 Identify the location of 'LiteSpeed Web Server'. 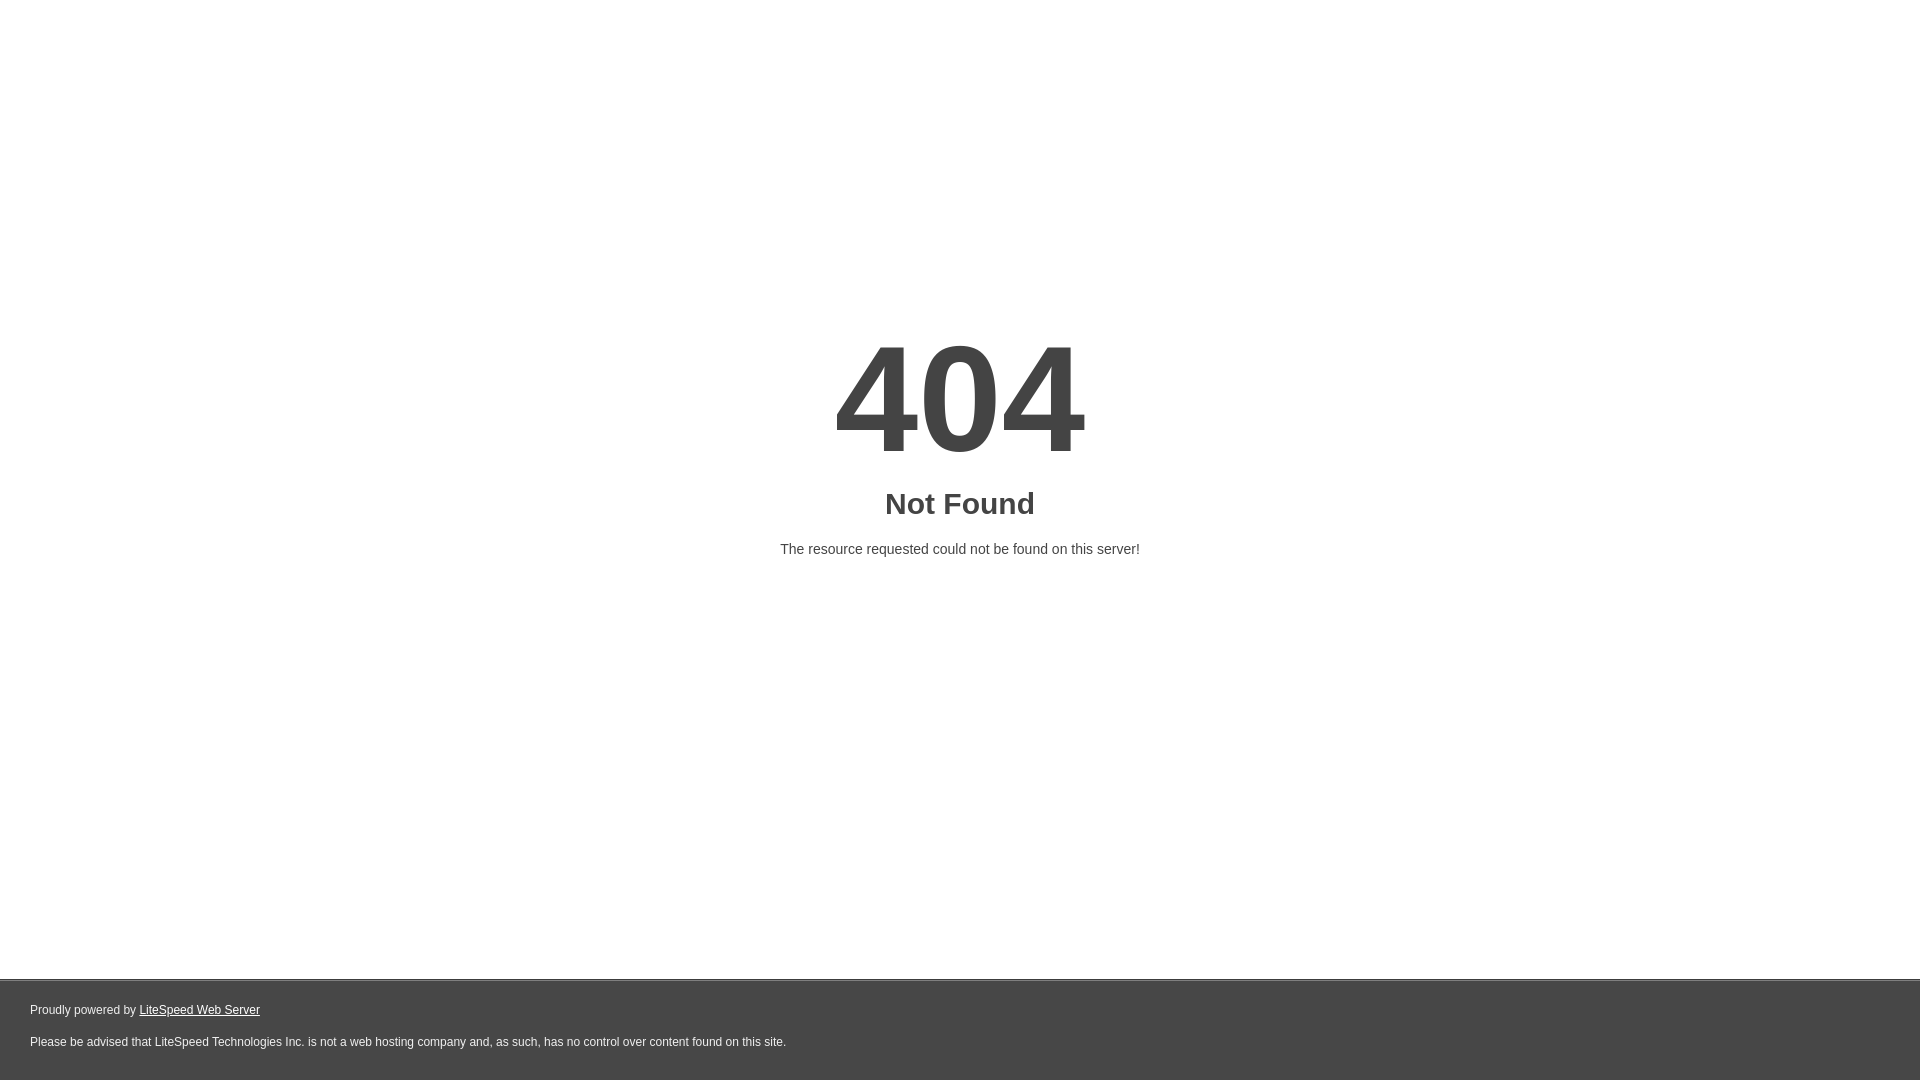
(199, 1010).